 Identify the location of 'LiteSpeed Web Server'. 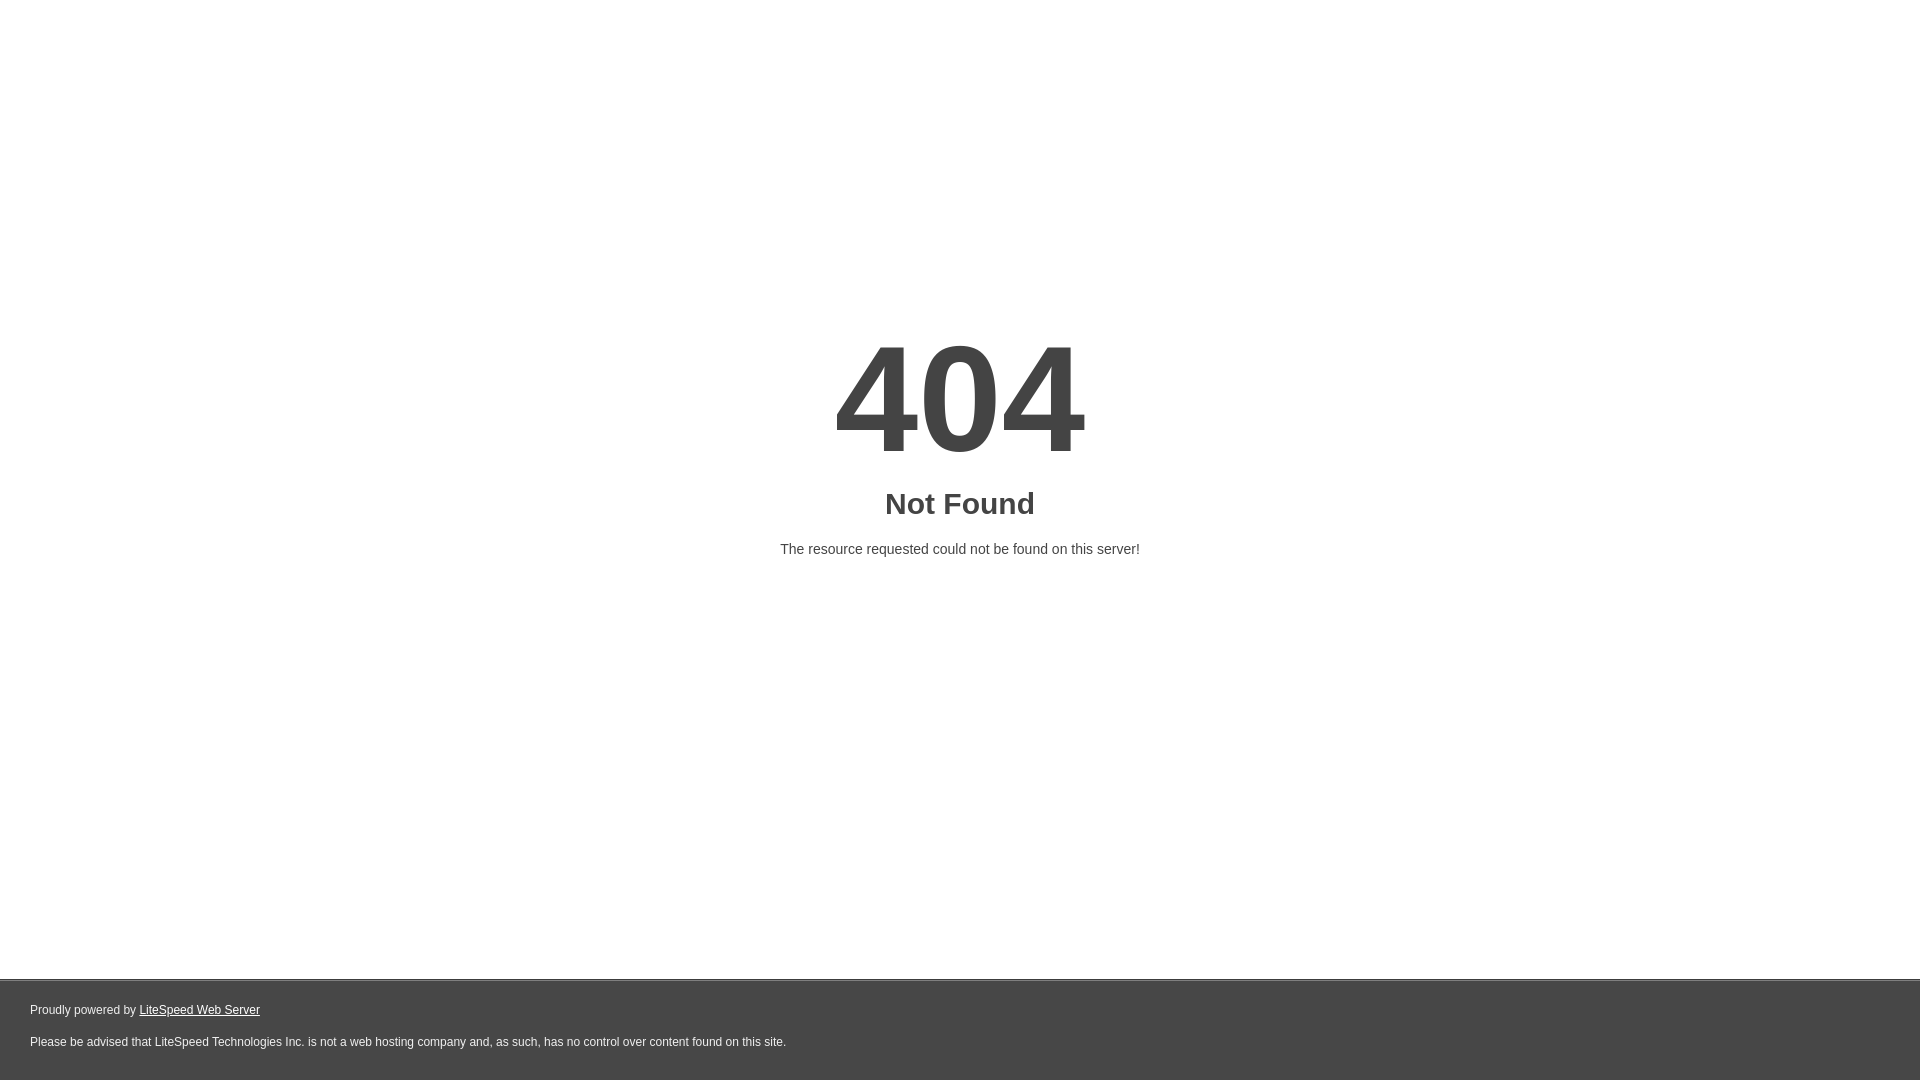
(199, 1010).